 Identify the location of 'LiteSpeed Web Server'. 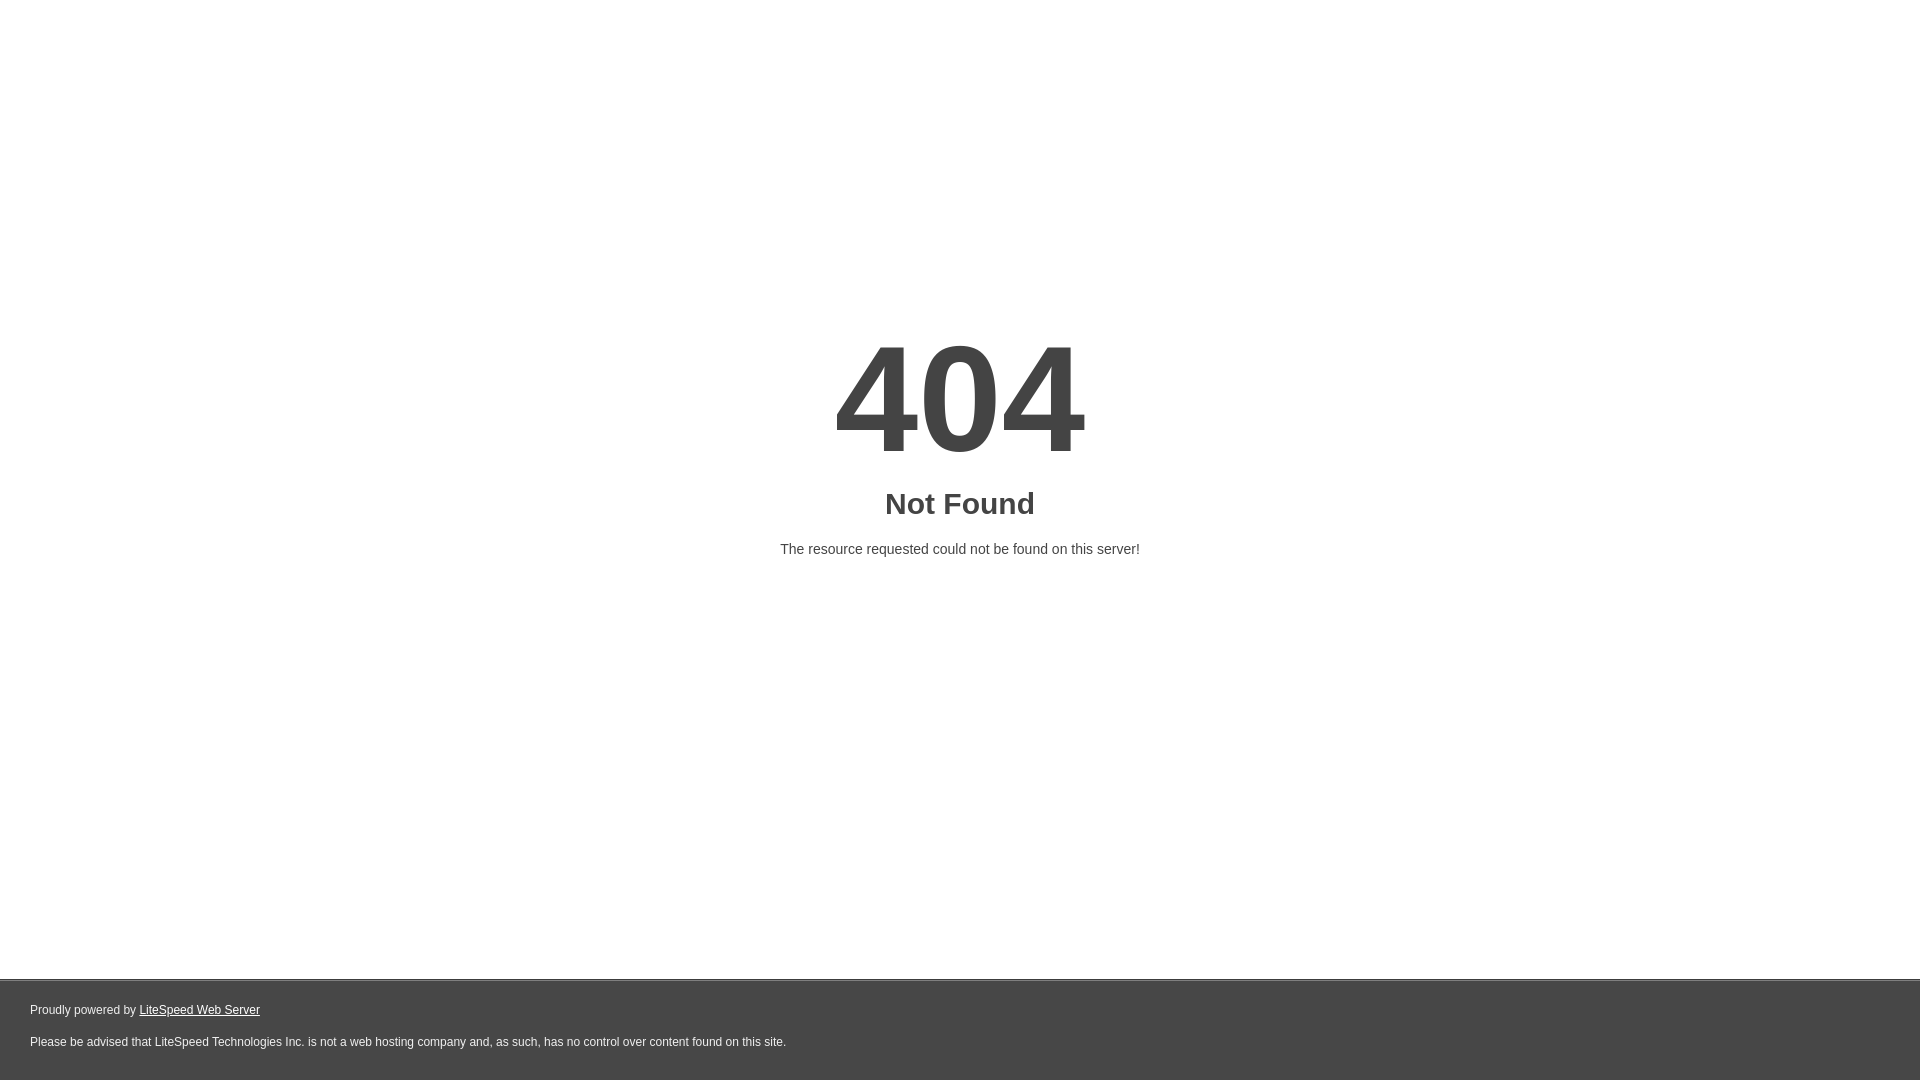
(199, 1010).